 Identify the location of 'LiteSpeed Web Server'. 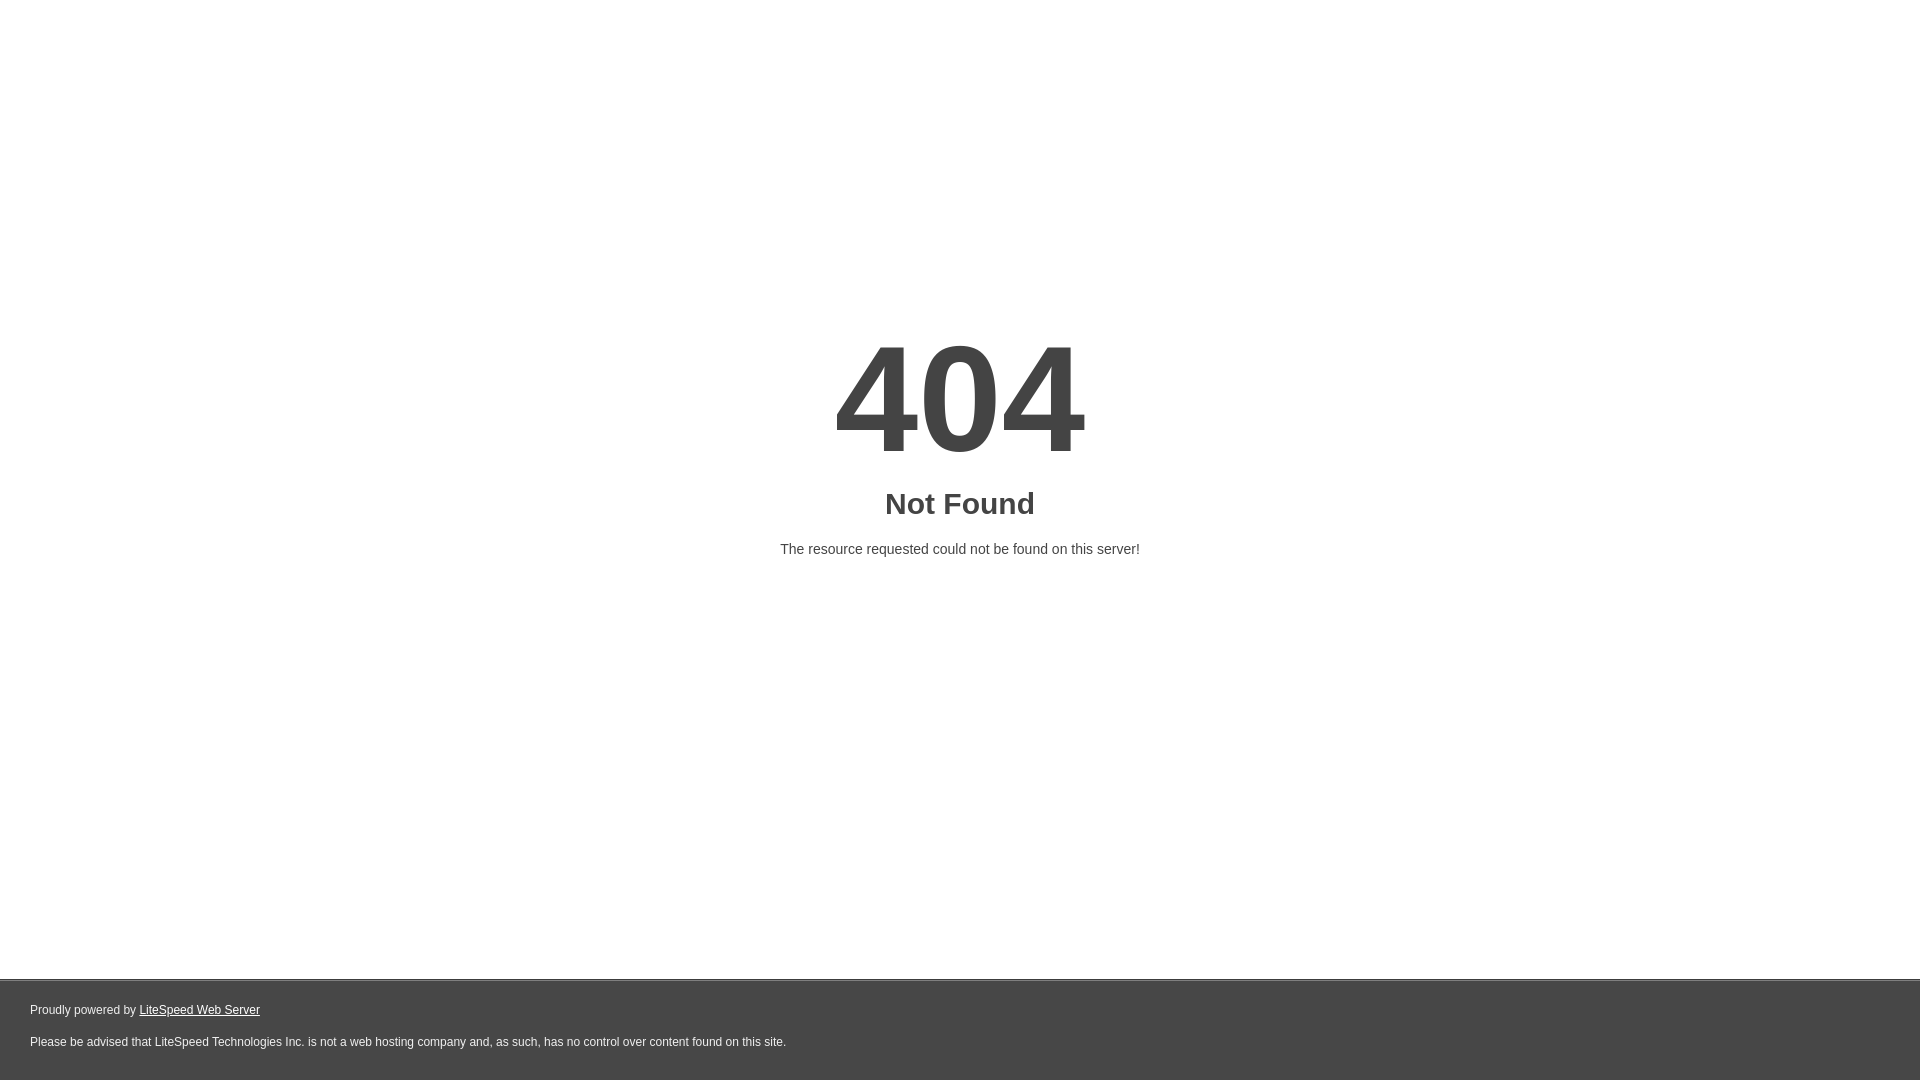
(199, 1010).